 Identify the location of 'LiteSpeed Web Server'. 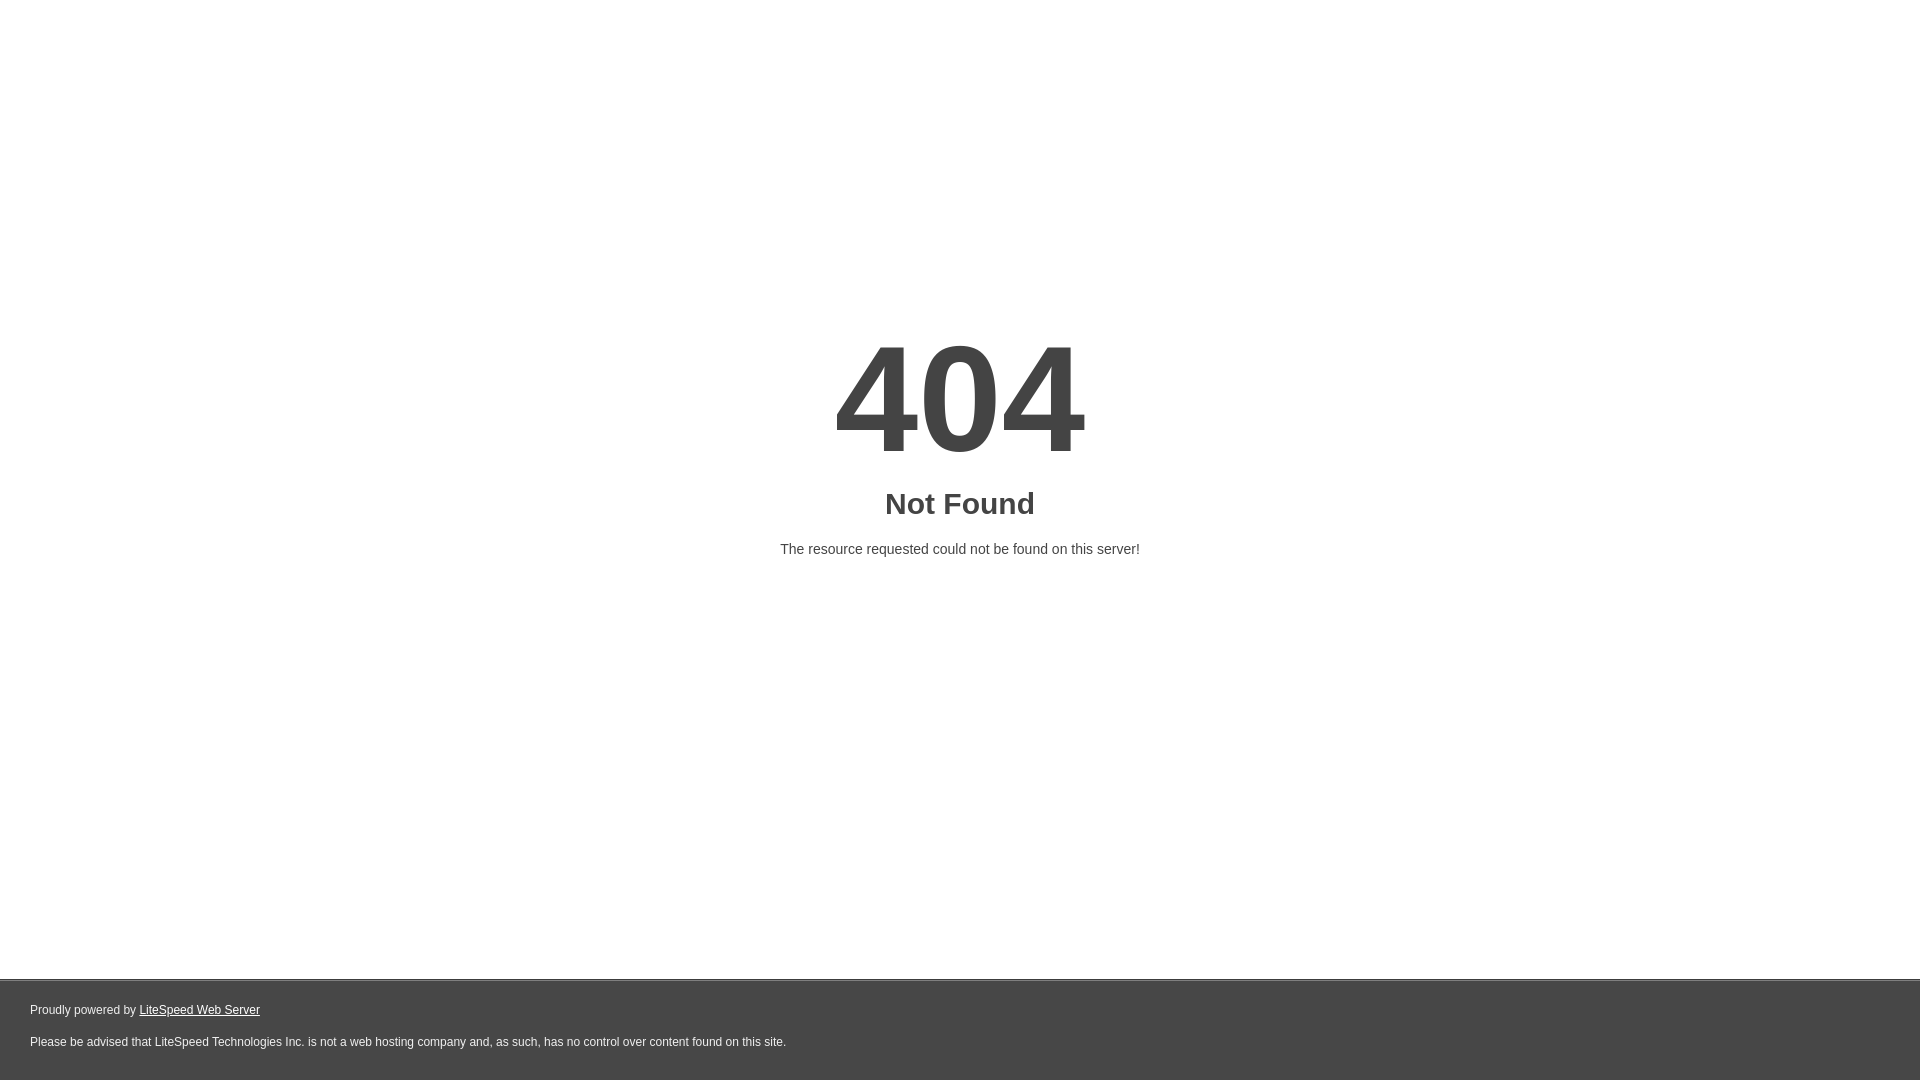
(199, 1010).